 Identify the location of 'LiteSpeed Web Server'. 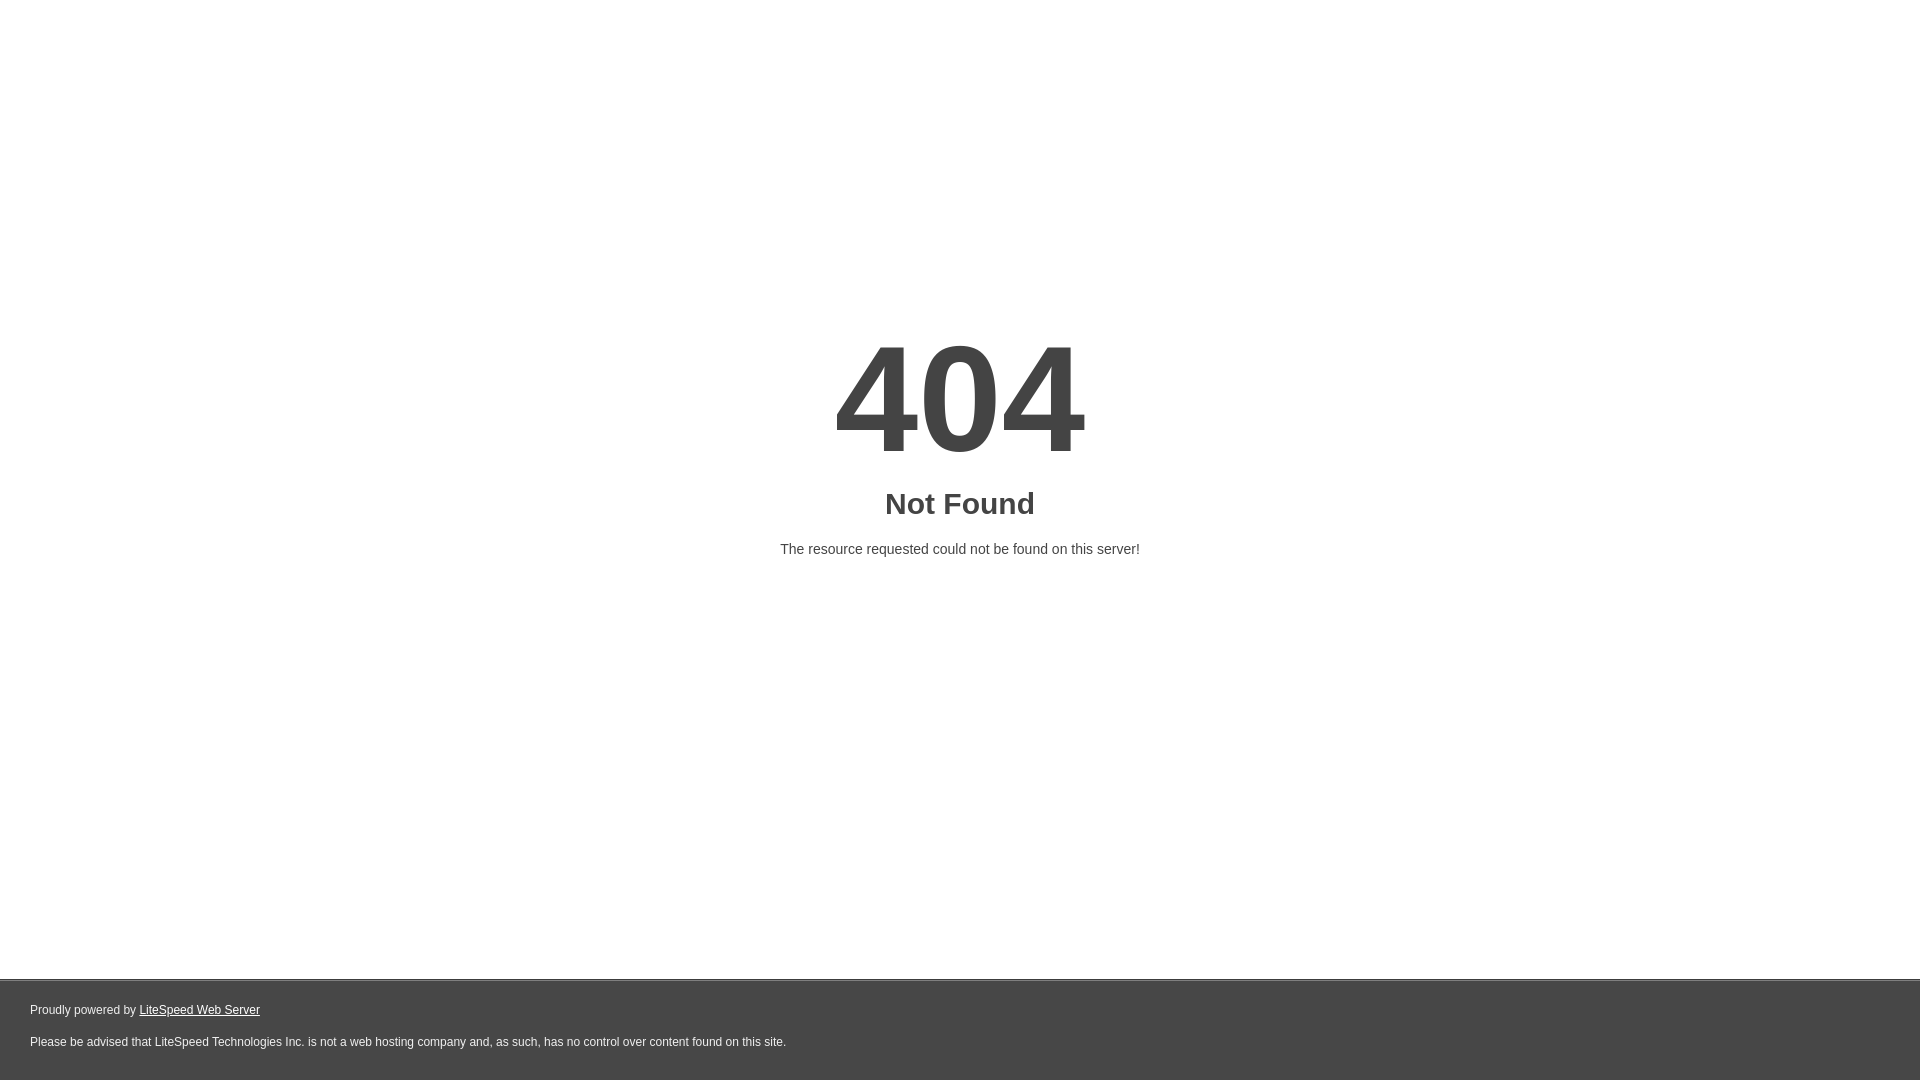
(199, 1010).